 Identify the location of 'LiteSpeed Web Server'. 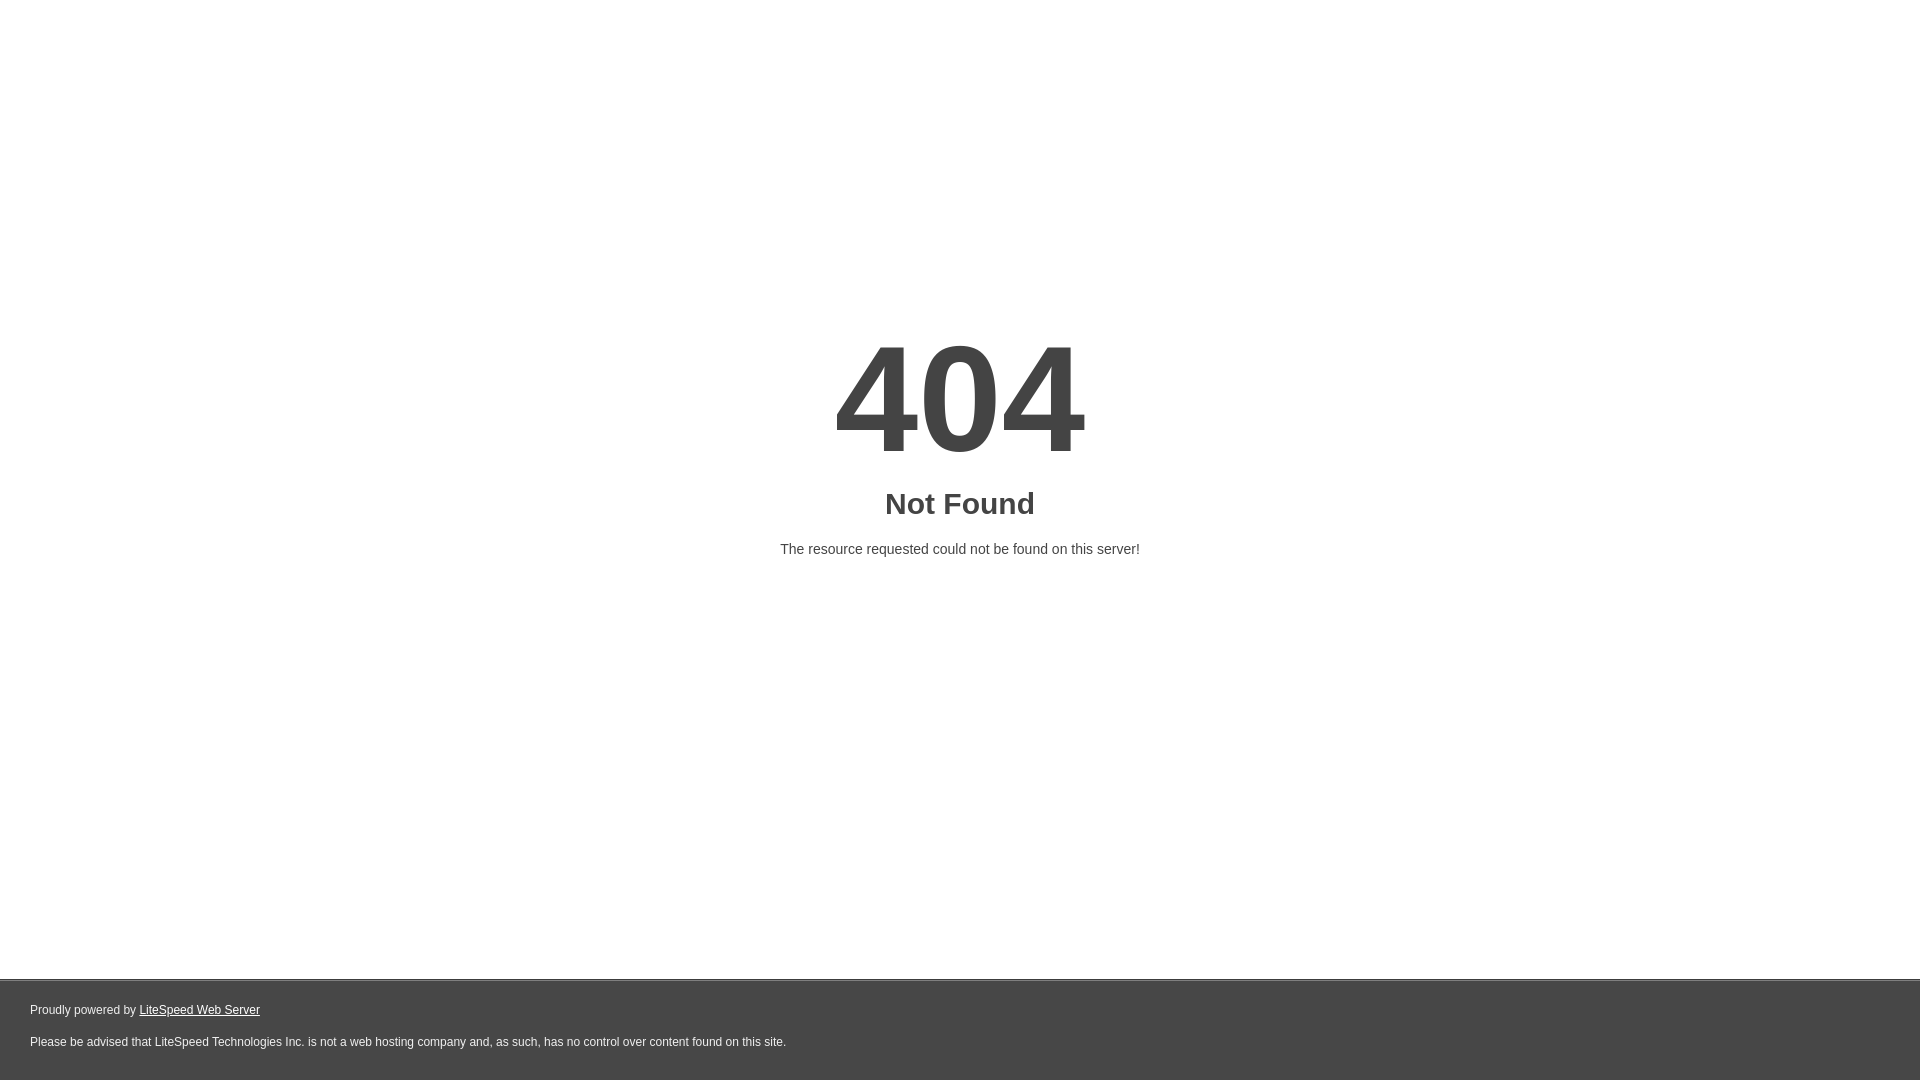
(199, 1010).